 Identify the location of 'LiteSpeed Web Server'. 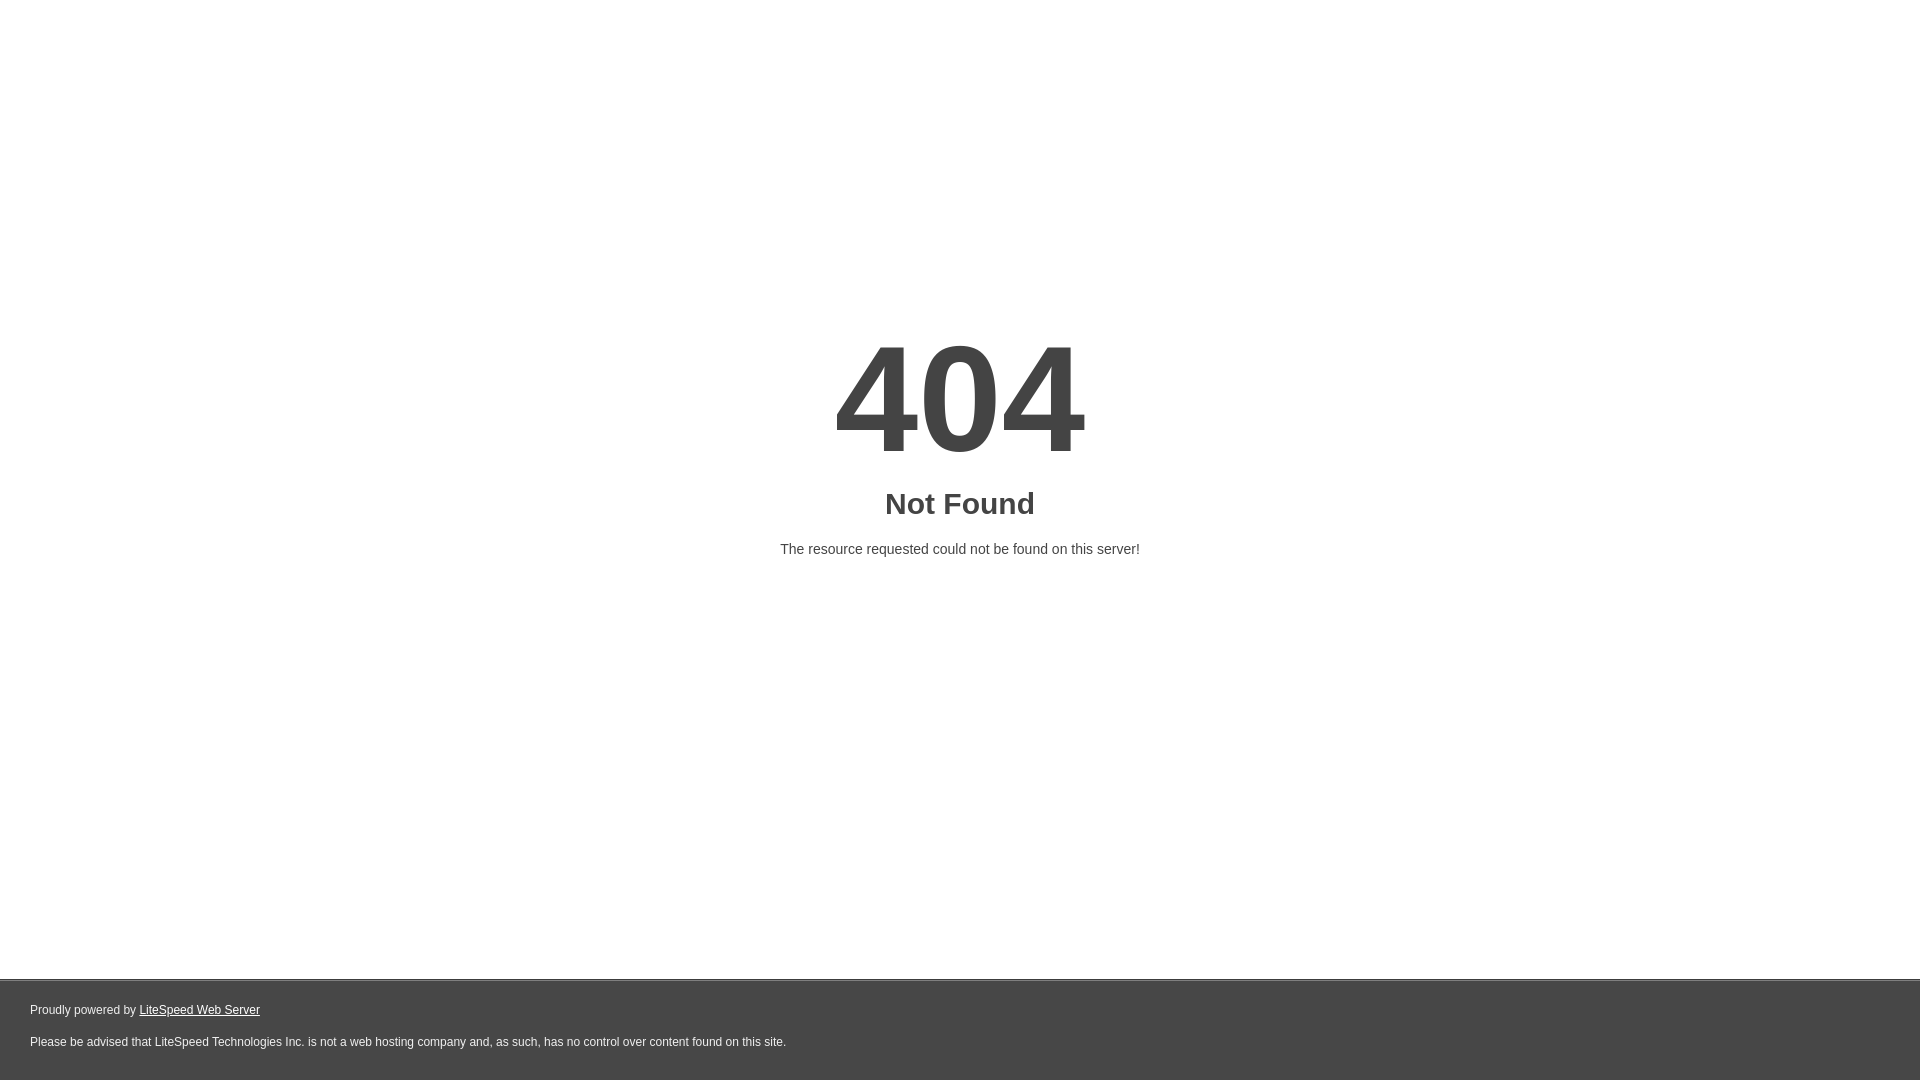
(199, 1010).